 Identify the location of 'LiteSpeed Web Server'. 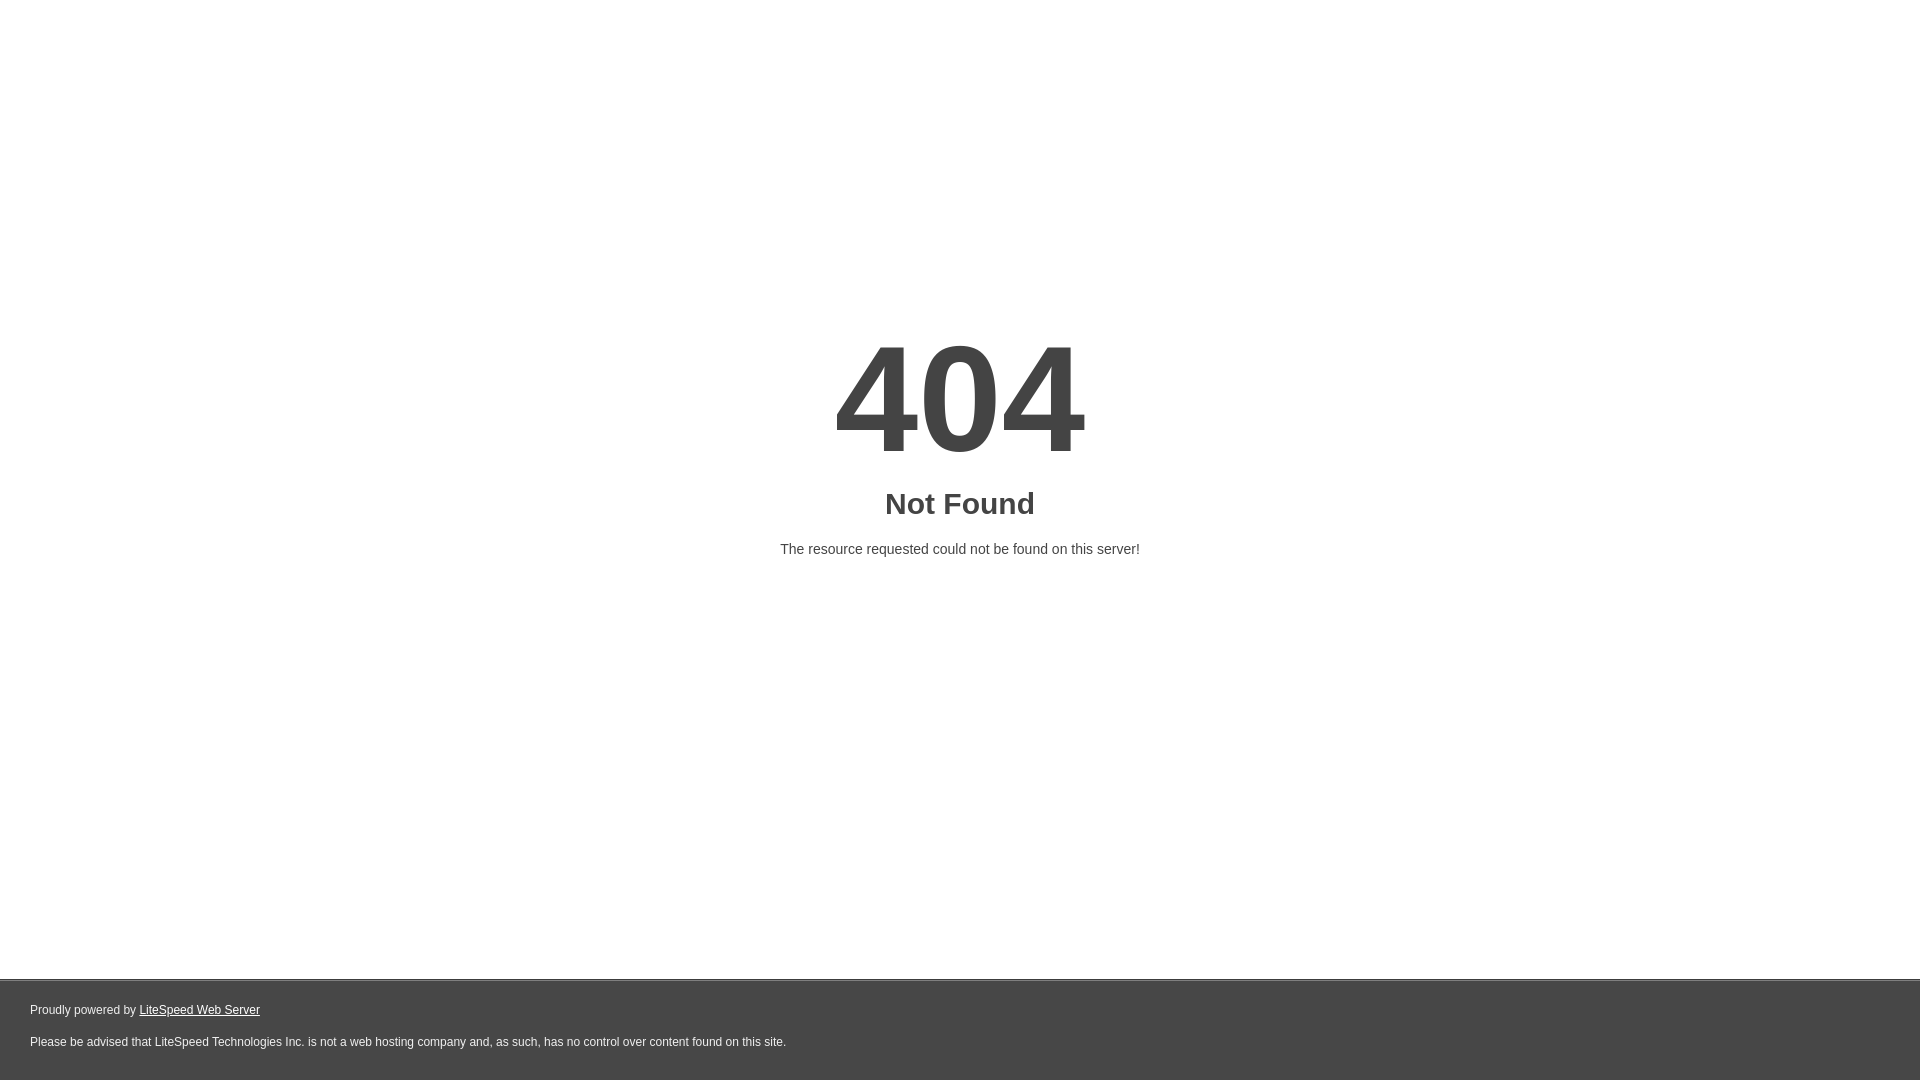
(199, 1010).